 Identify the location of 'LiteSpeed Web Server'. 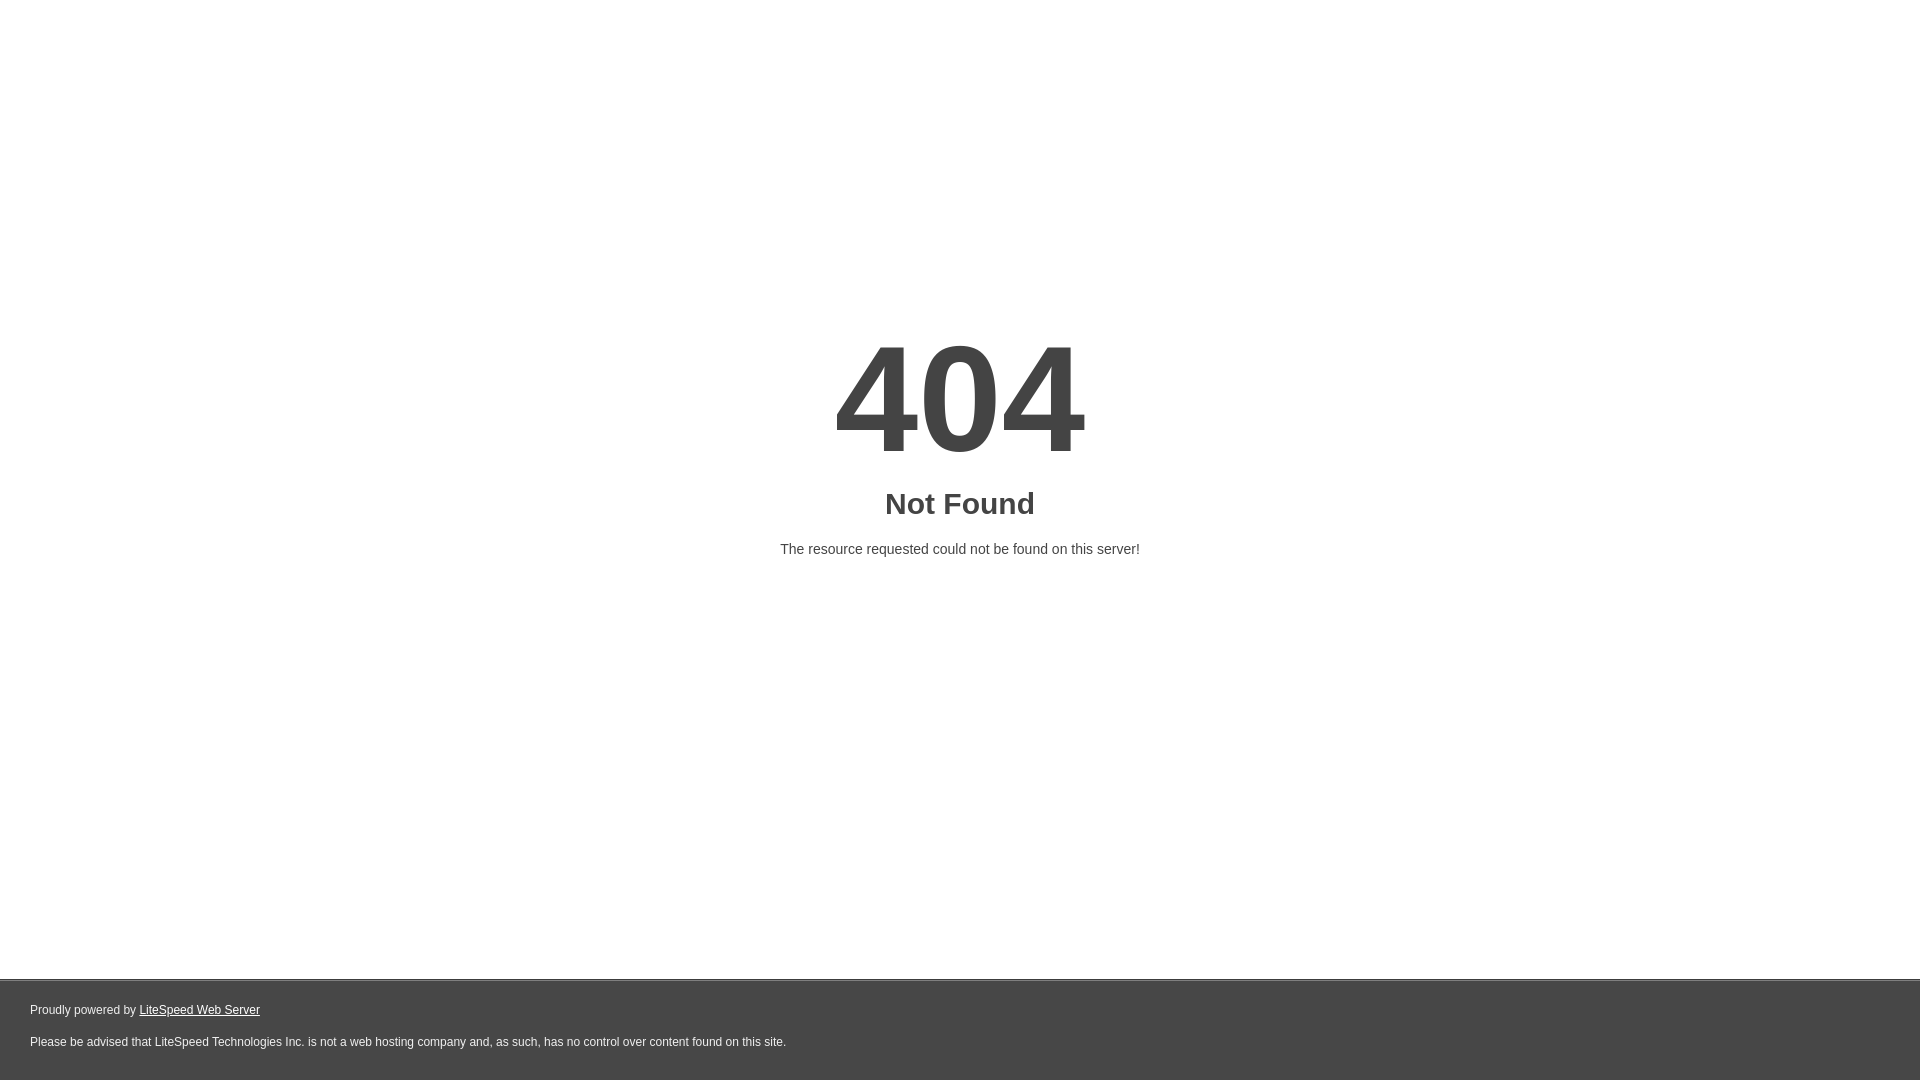
(199, 1010).